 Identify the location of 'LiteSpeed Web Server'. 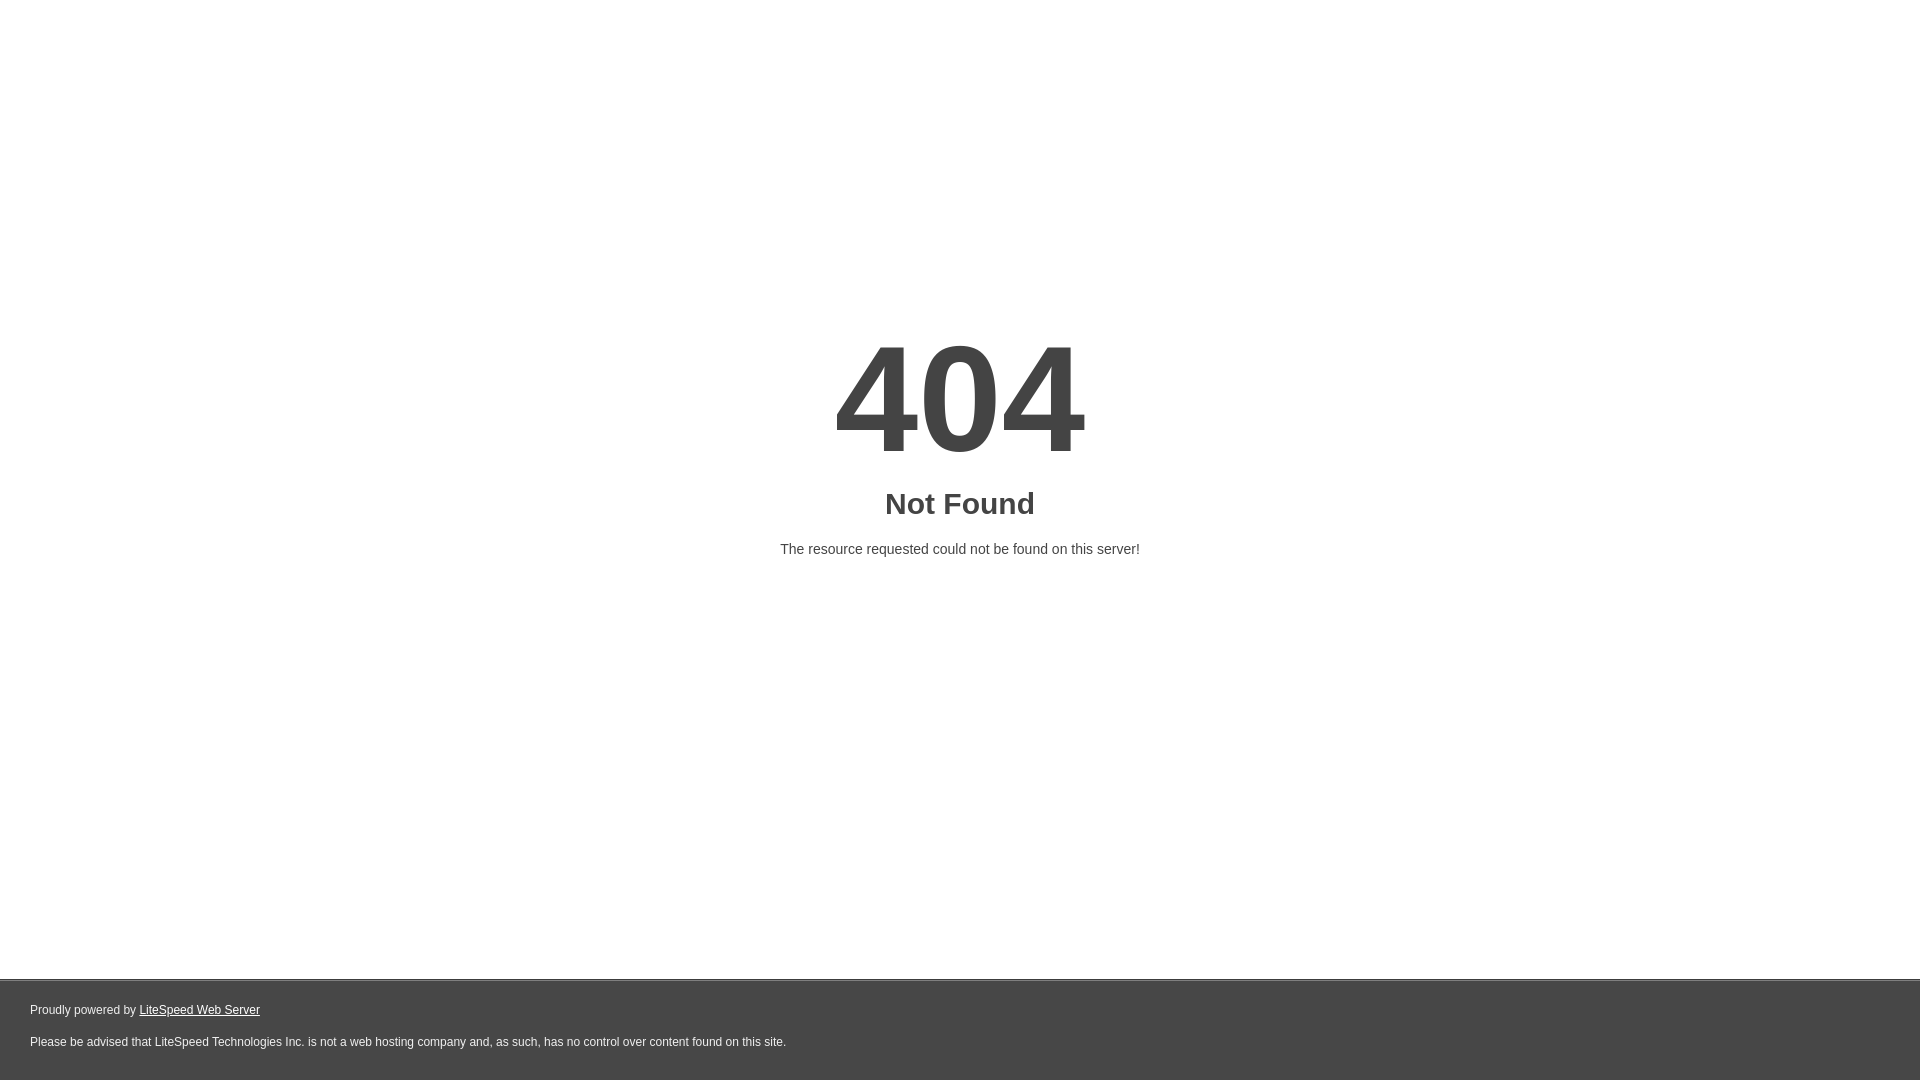
(199, 1010).